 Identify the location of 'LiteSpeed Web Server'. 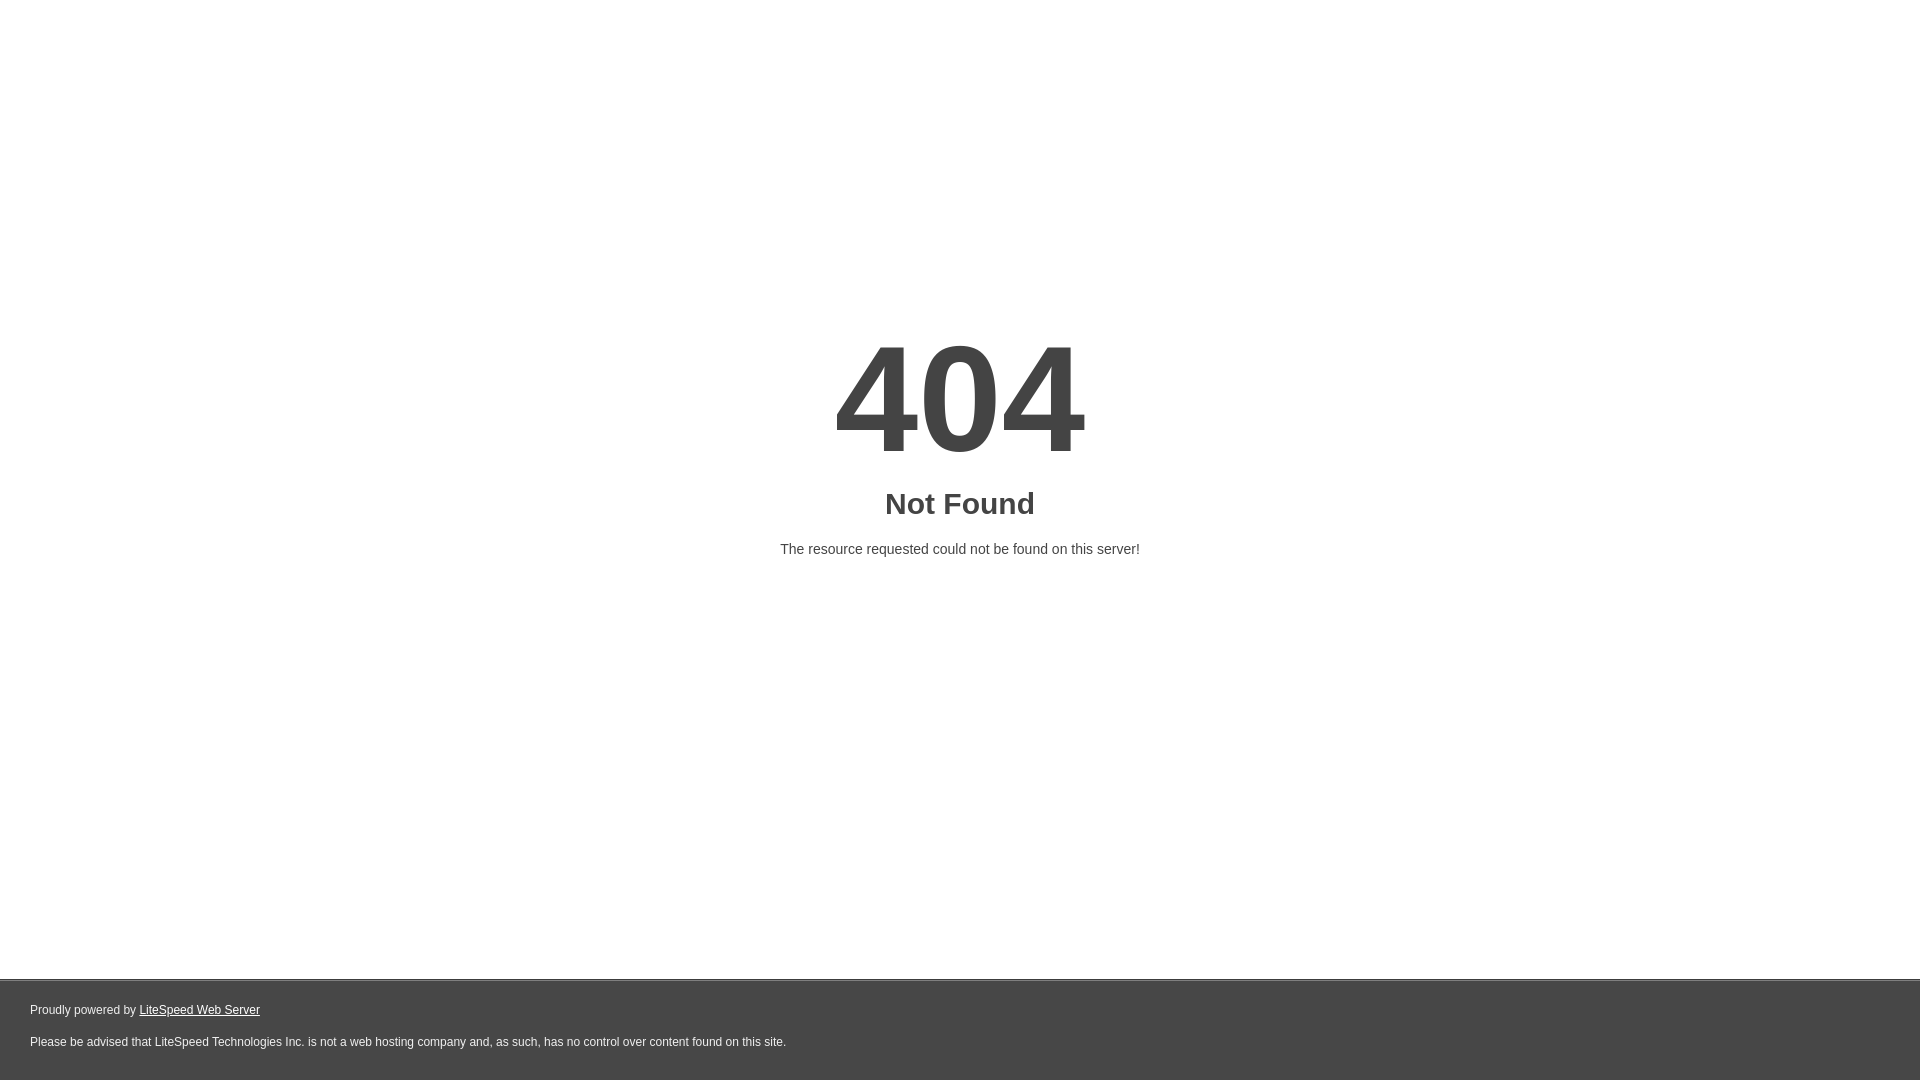
(199, 1010).